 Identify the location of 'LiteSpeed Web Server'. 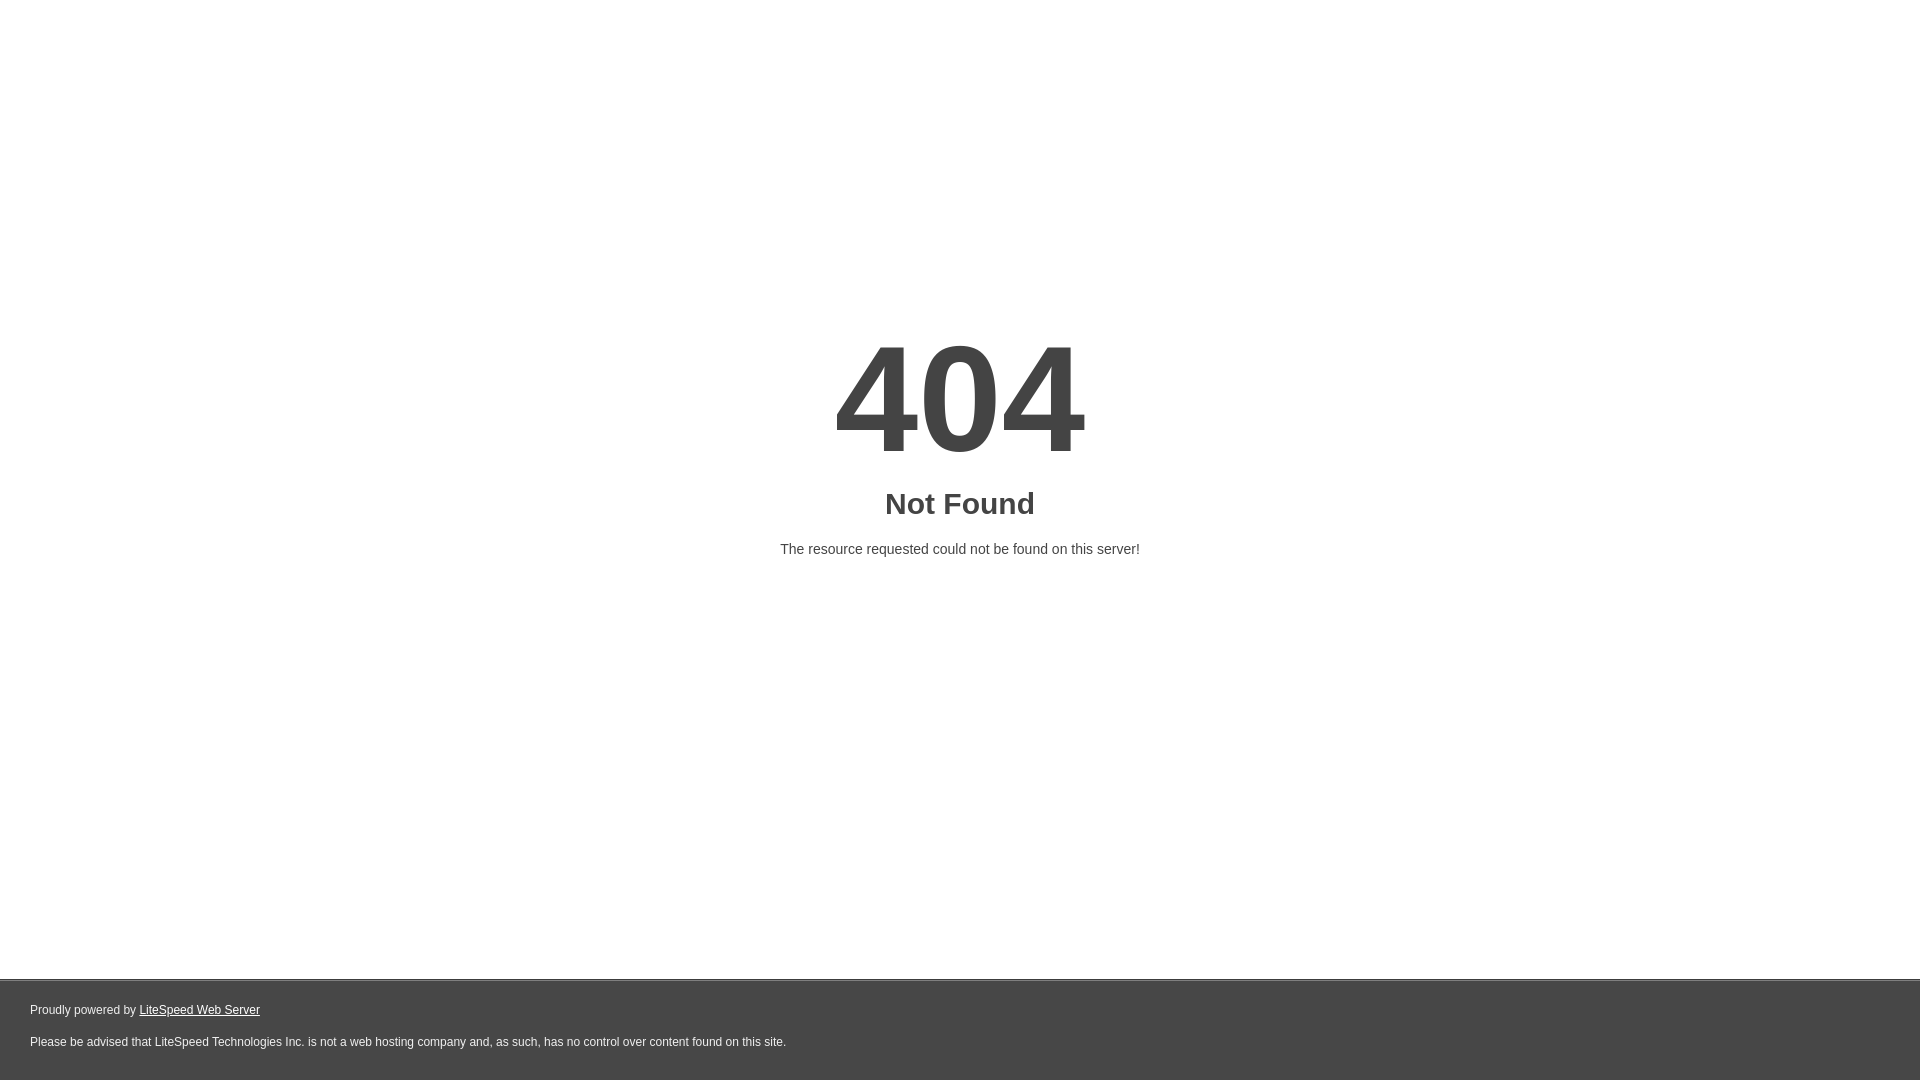
(199, 1010).